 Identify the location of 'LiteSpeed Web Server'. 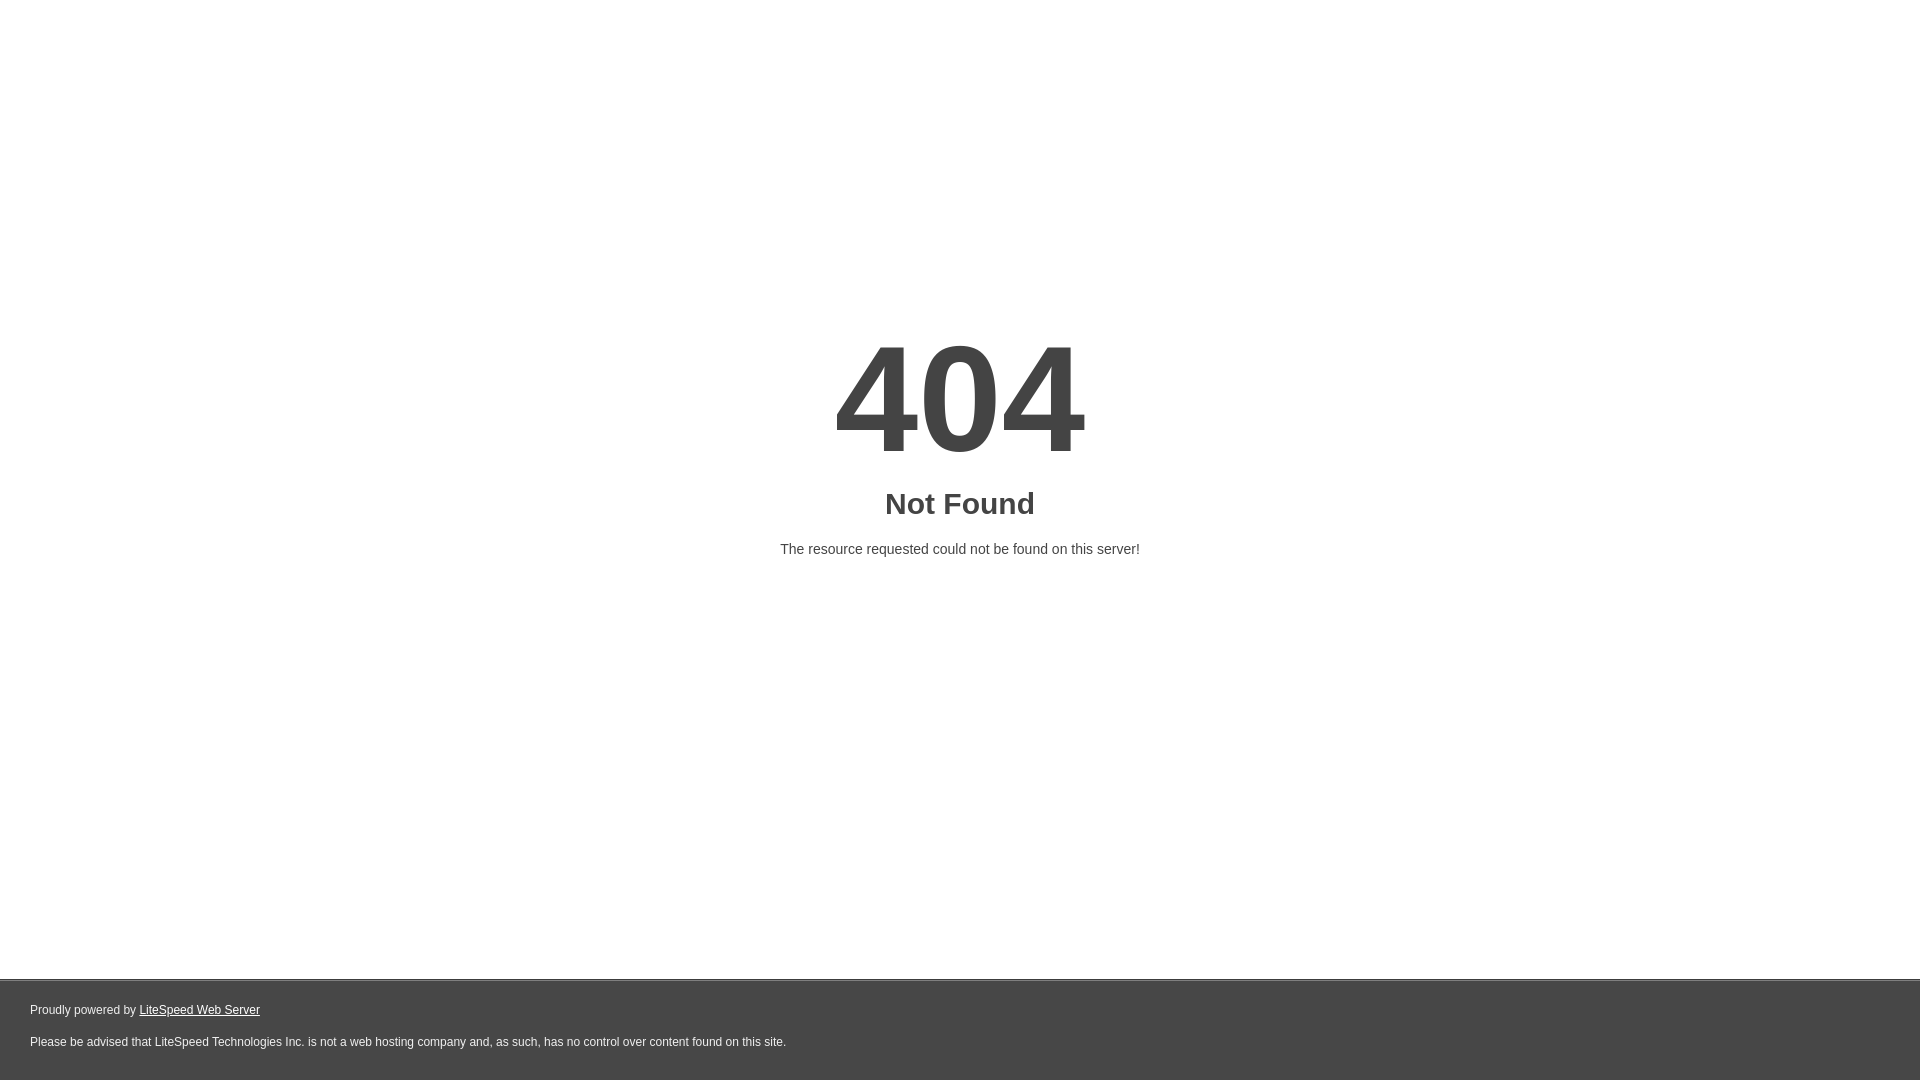
(199, 1010).